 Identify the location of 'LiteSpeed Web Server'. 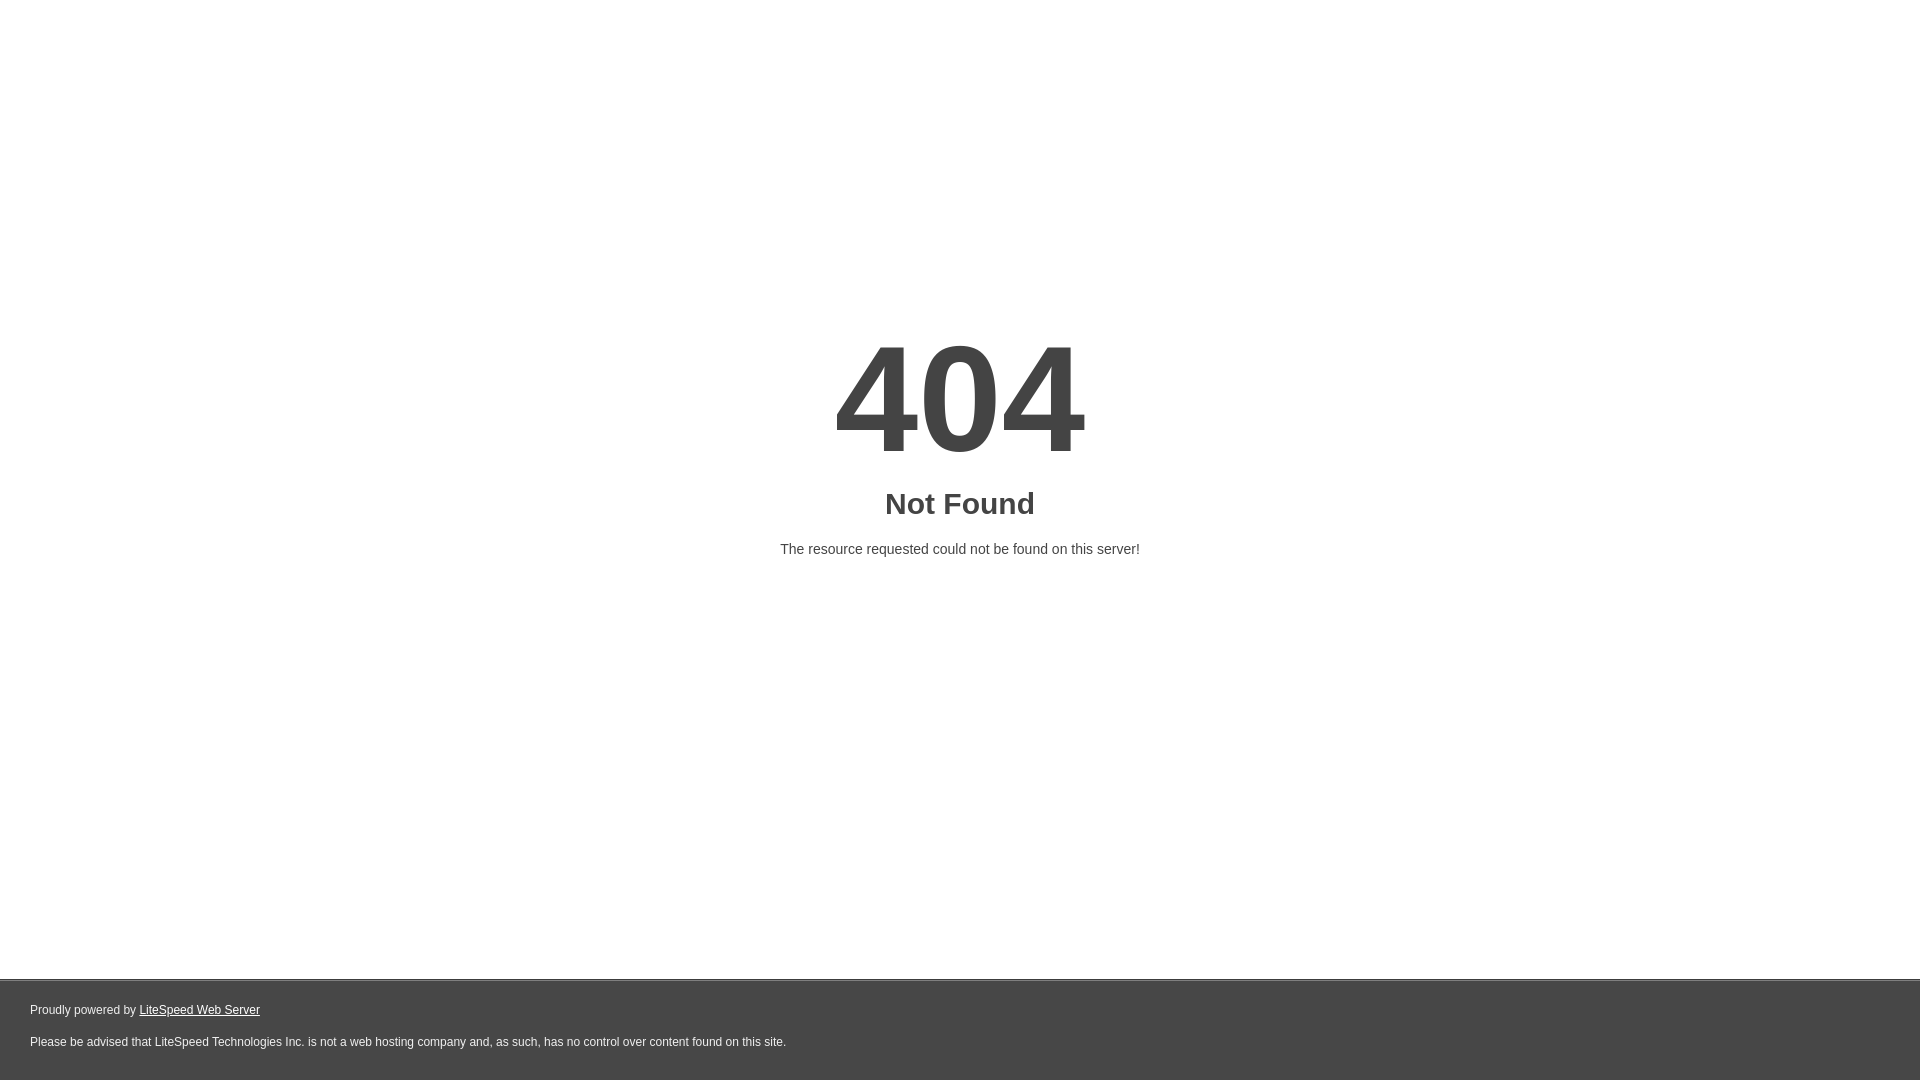
(199, 1010).